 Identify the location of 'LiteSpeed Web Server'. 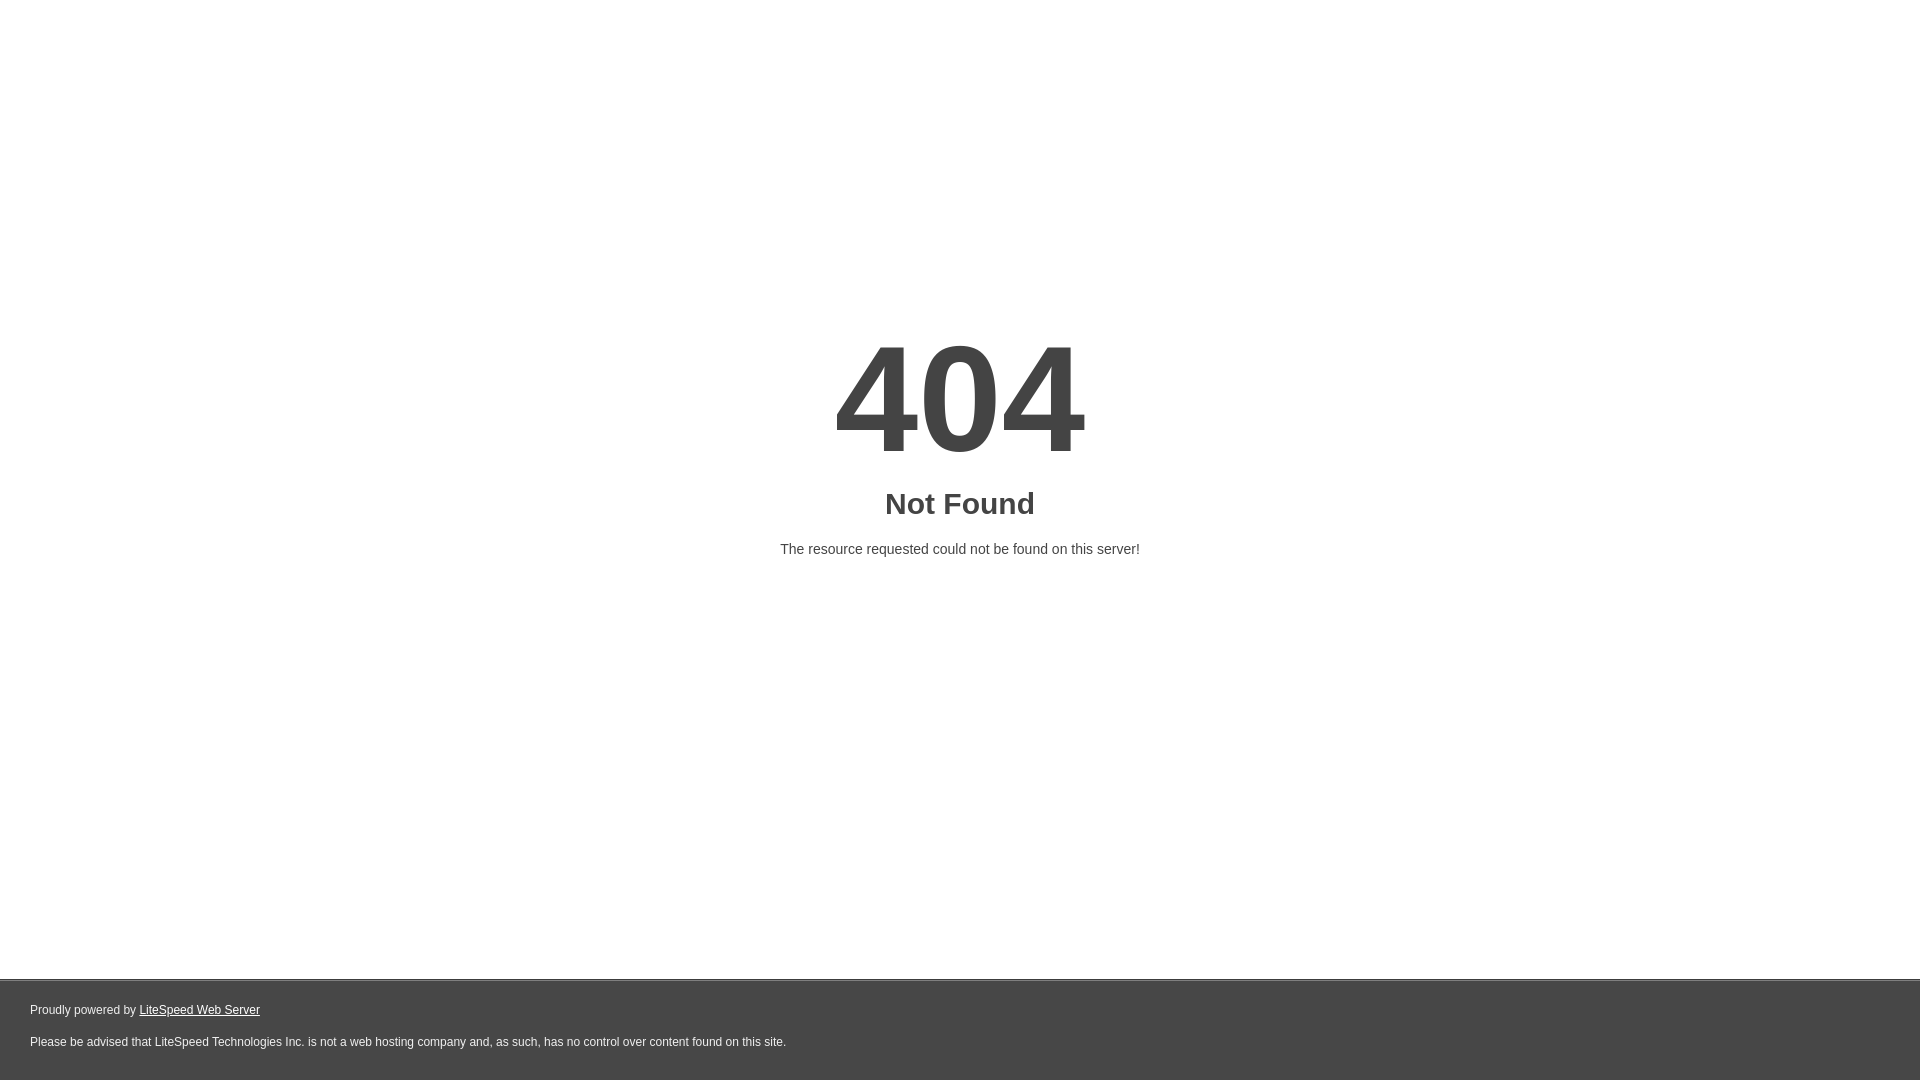
(199, 1010).